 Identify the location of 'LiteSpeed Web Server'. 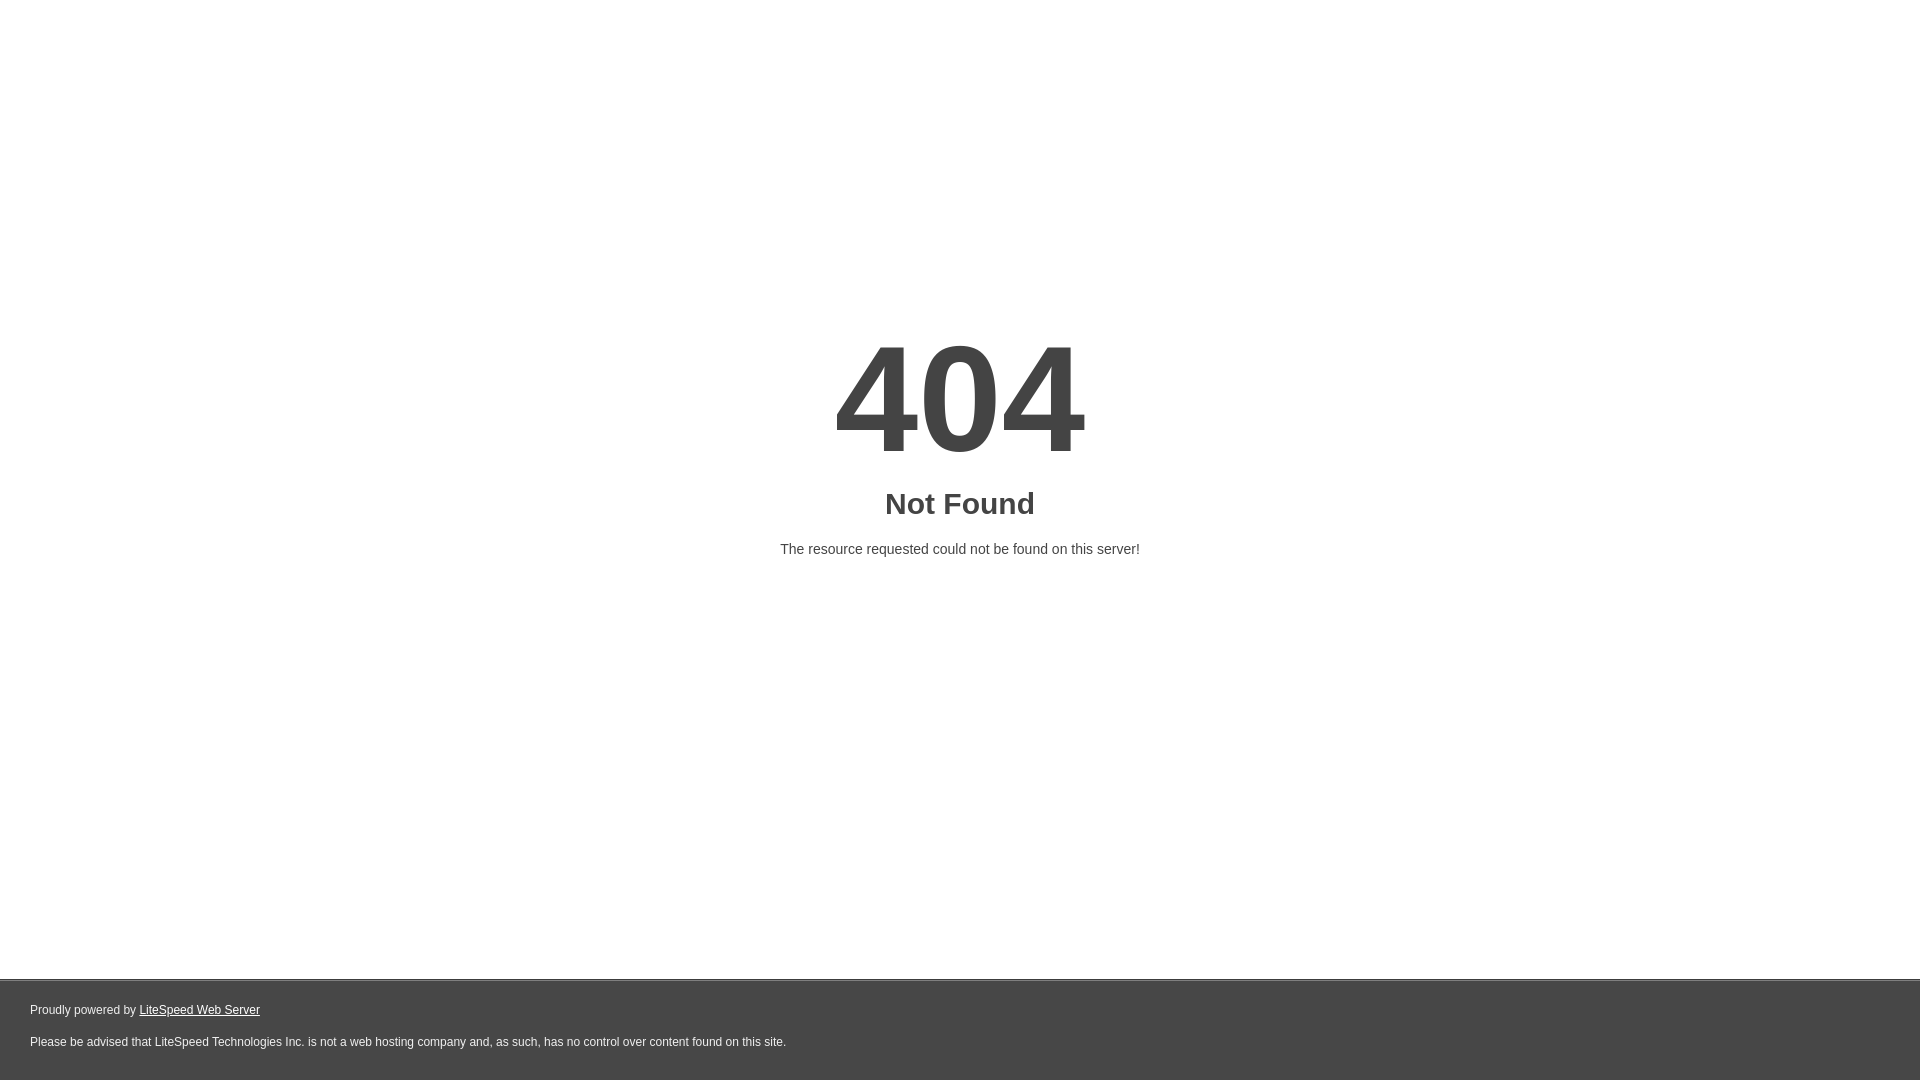
(199, 1010).